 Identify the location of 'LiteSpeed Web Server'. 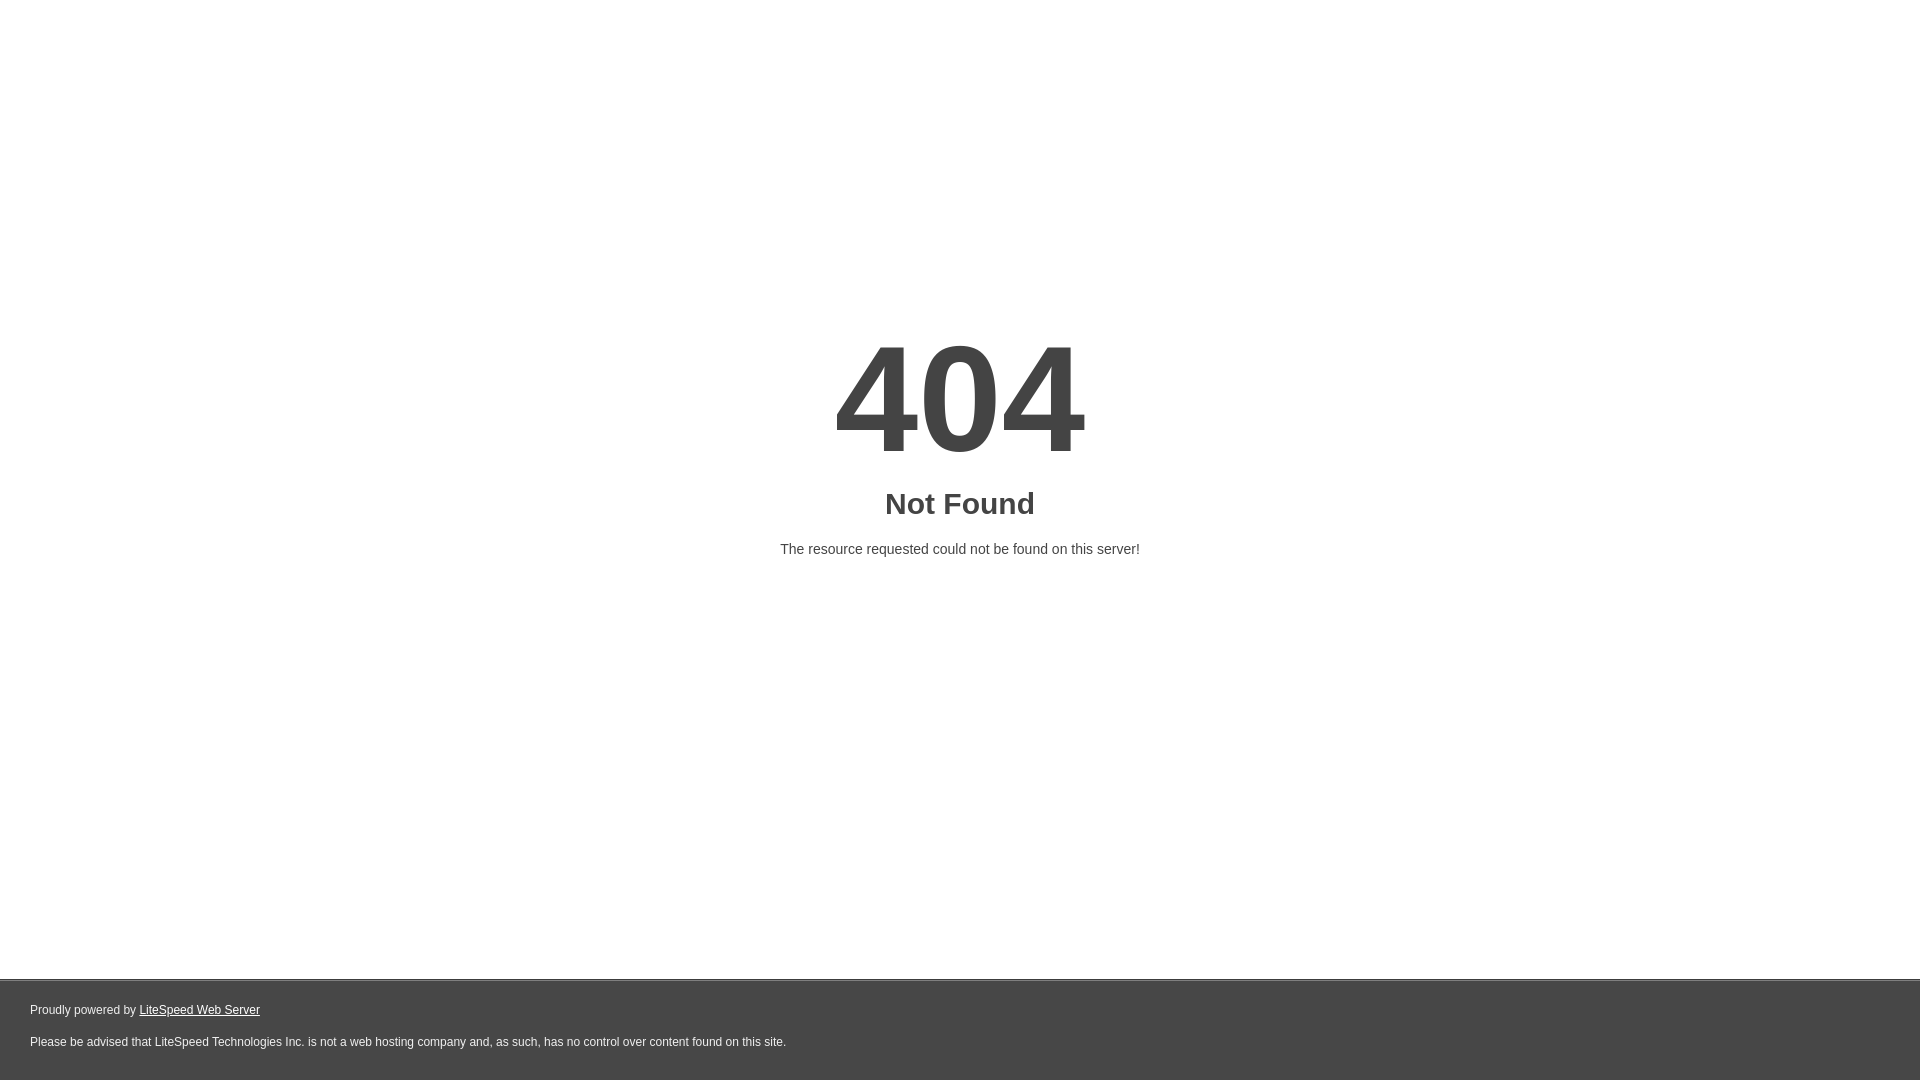
(199, 1010).